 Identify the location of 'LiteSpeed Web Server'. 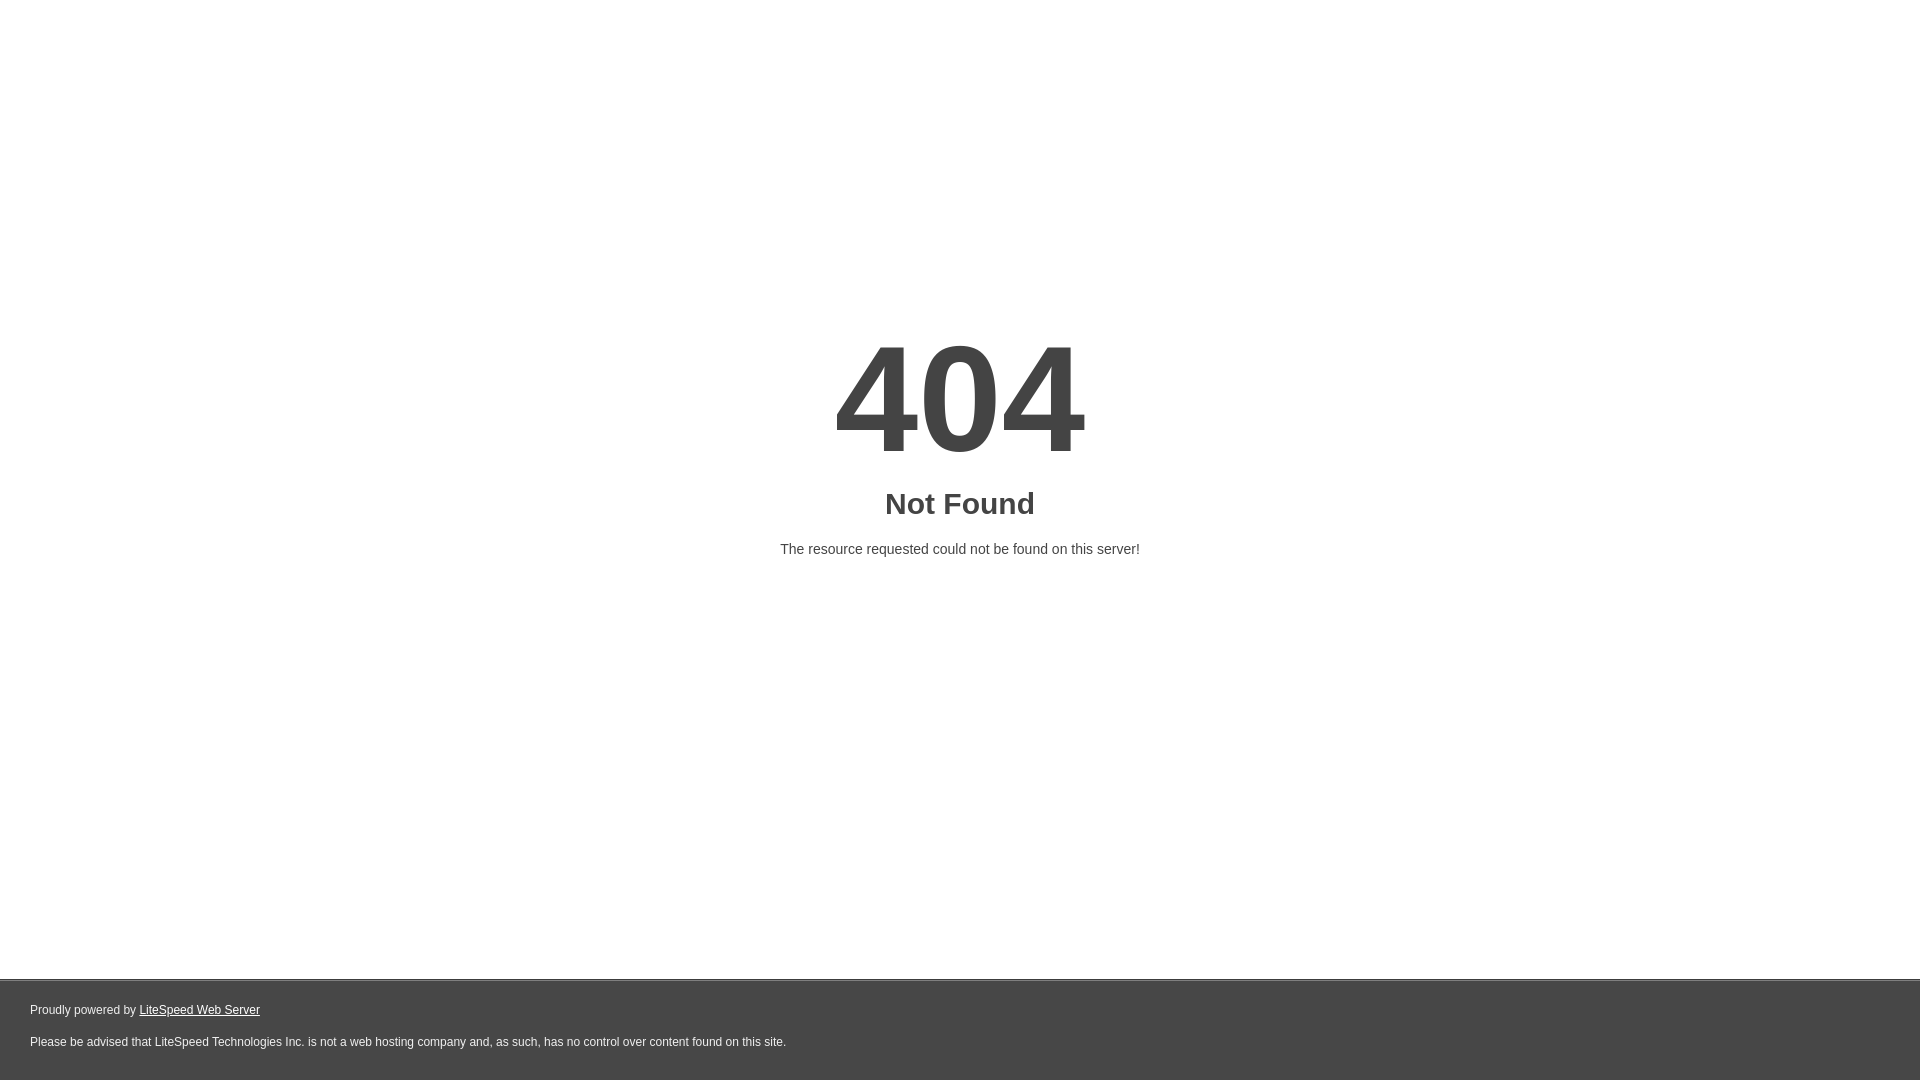
(199, 1010).